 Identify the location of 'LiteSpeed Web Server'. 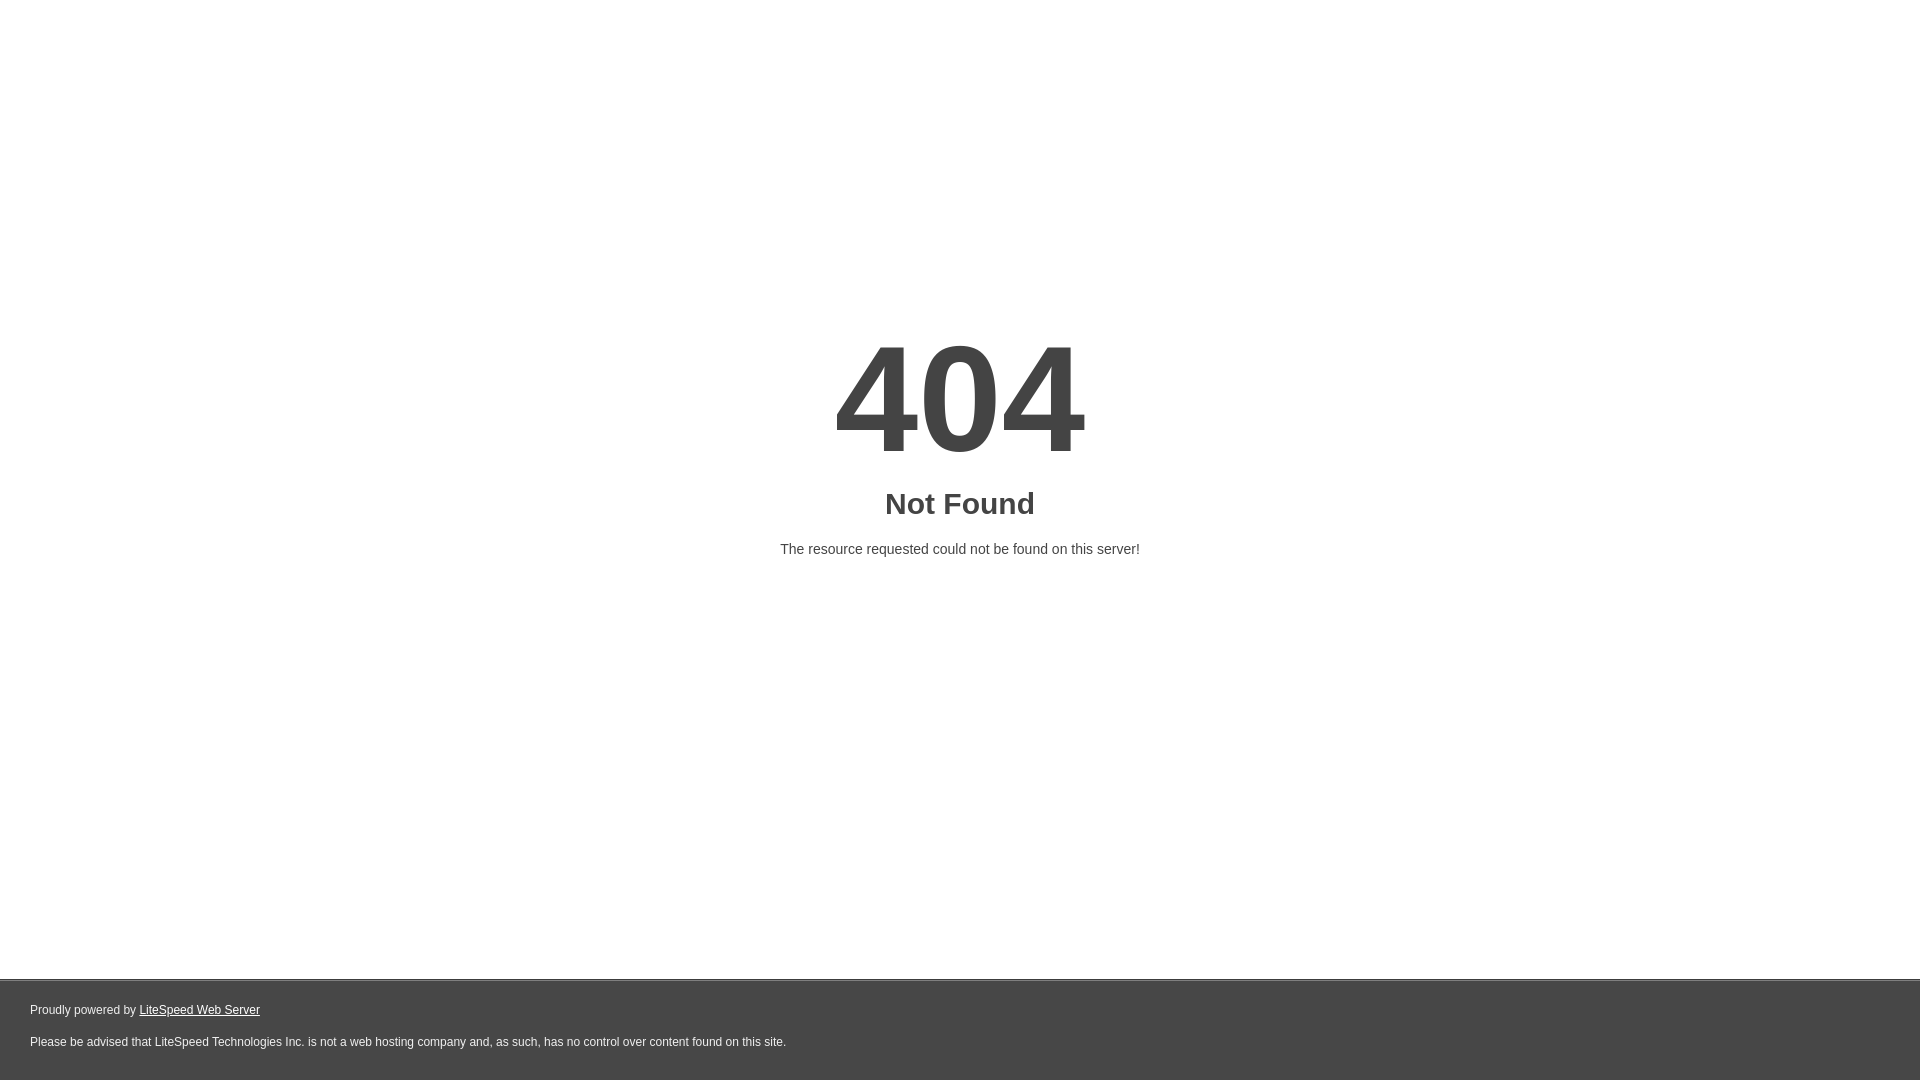
(199, 1010).